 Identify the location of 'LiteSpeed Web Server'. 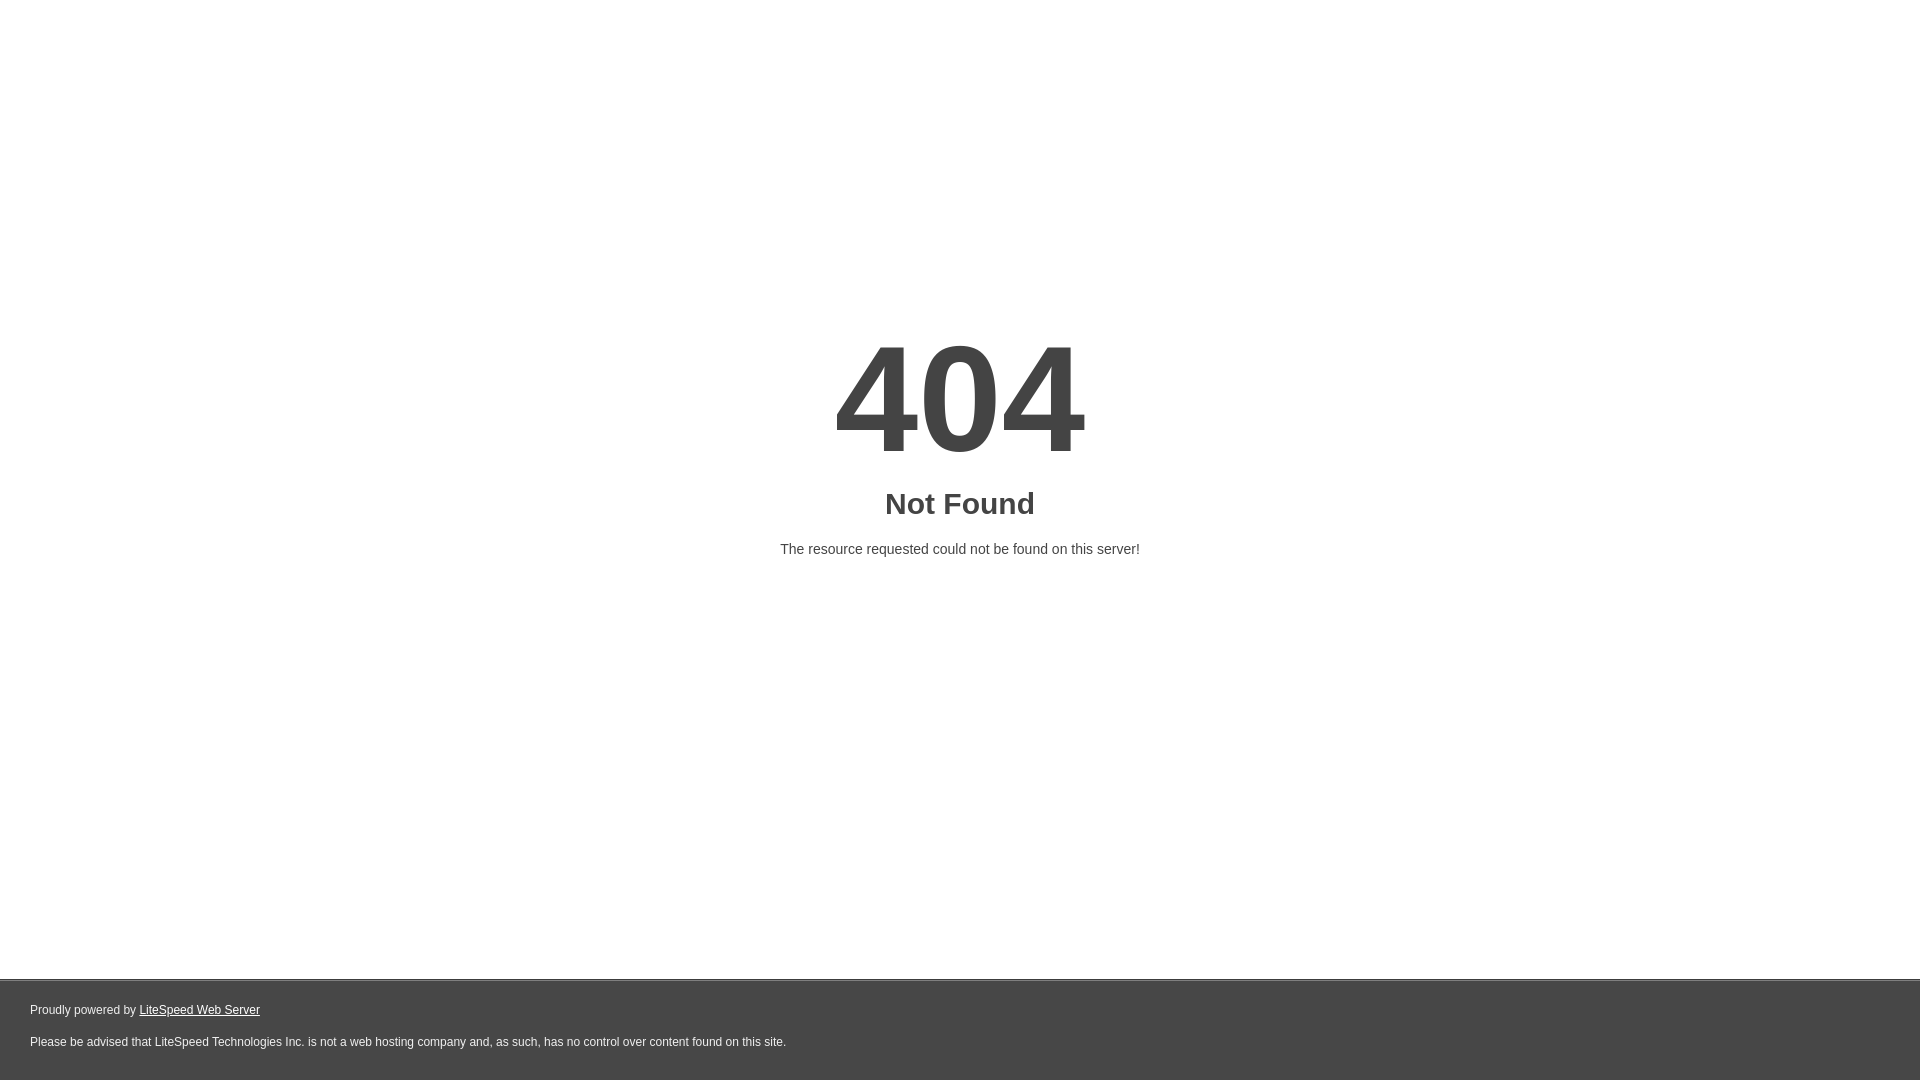
(199, 1010).